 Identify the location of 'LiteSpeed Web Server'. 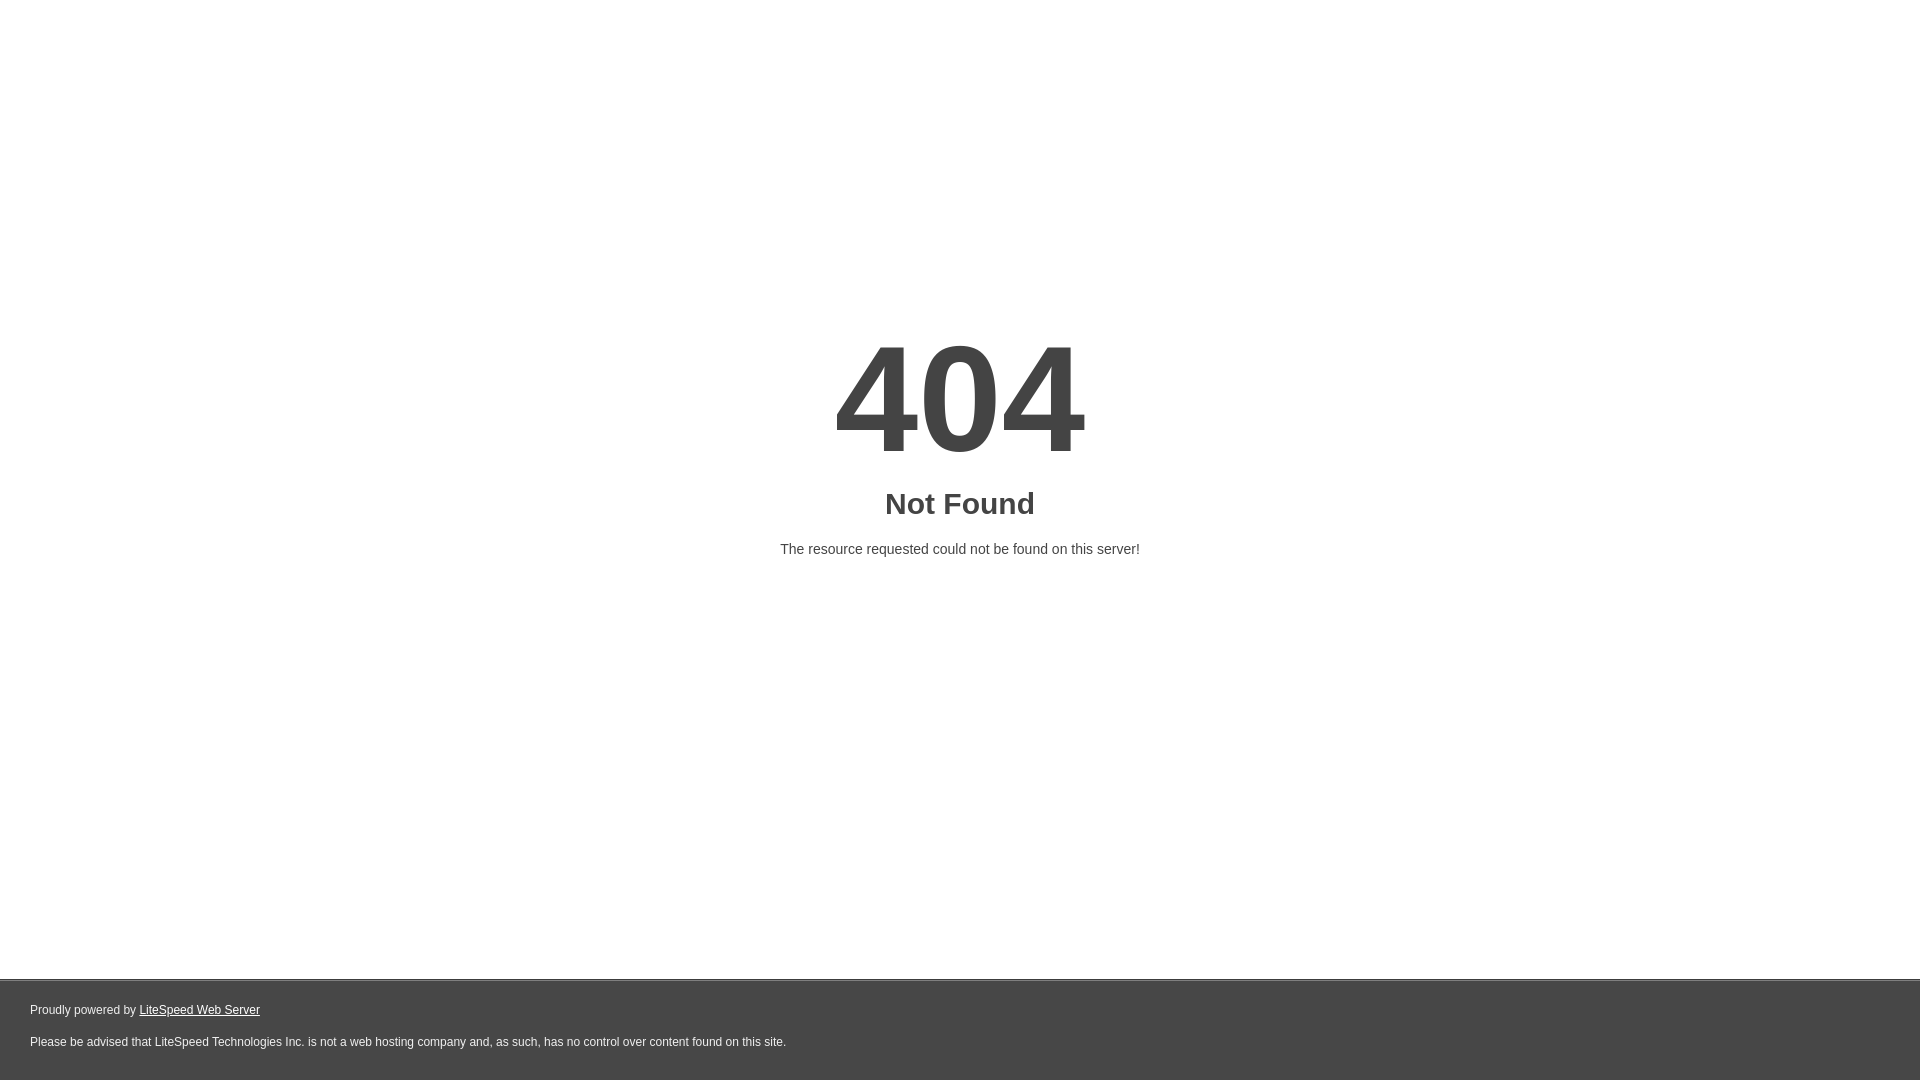
(199, 1010).